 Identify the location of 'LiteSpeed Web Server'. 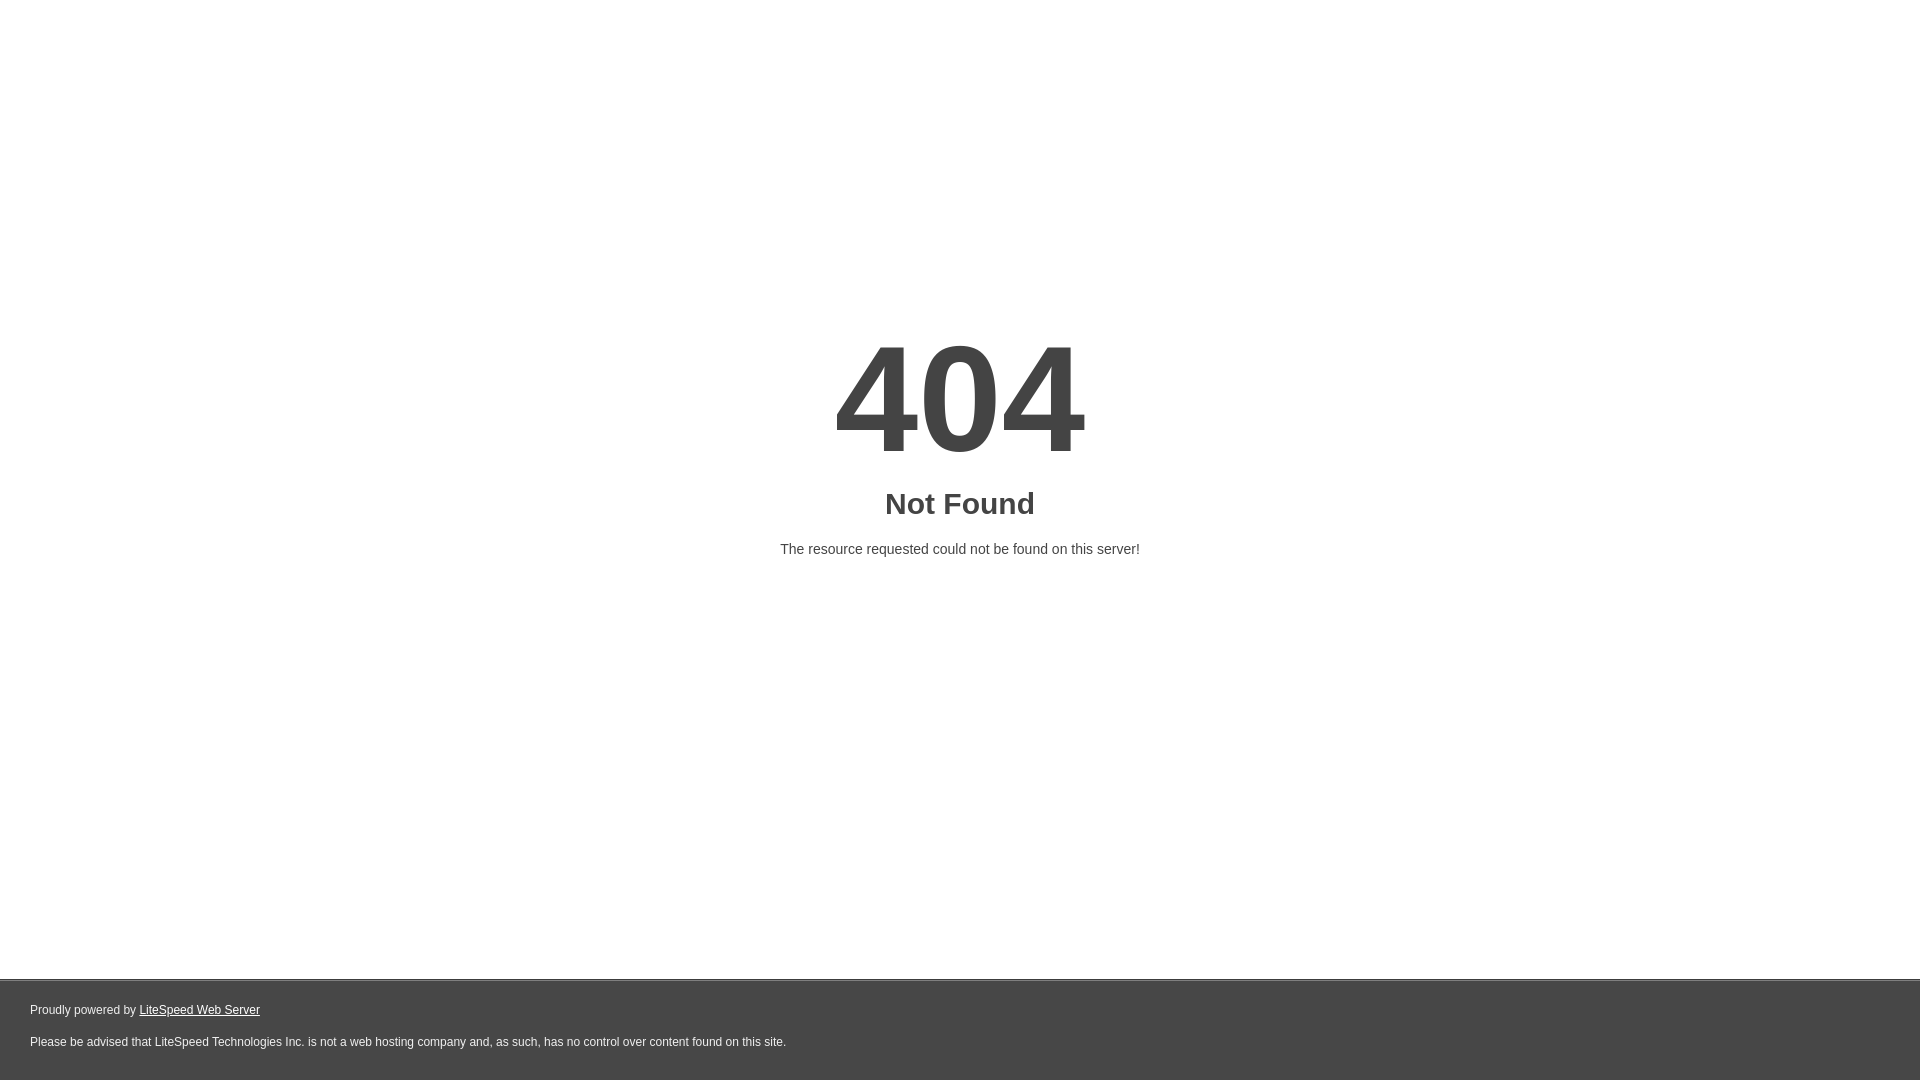
(199, 1010).